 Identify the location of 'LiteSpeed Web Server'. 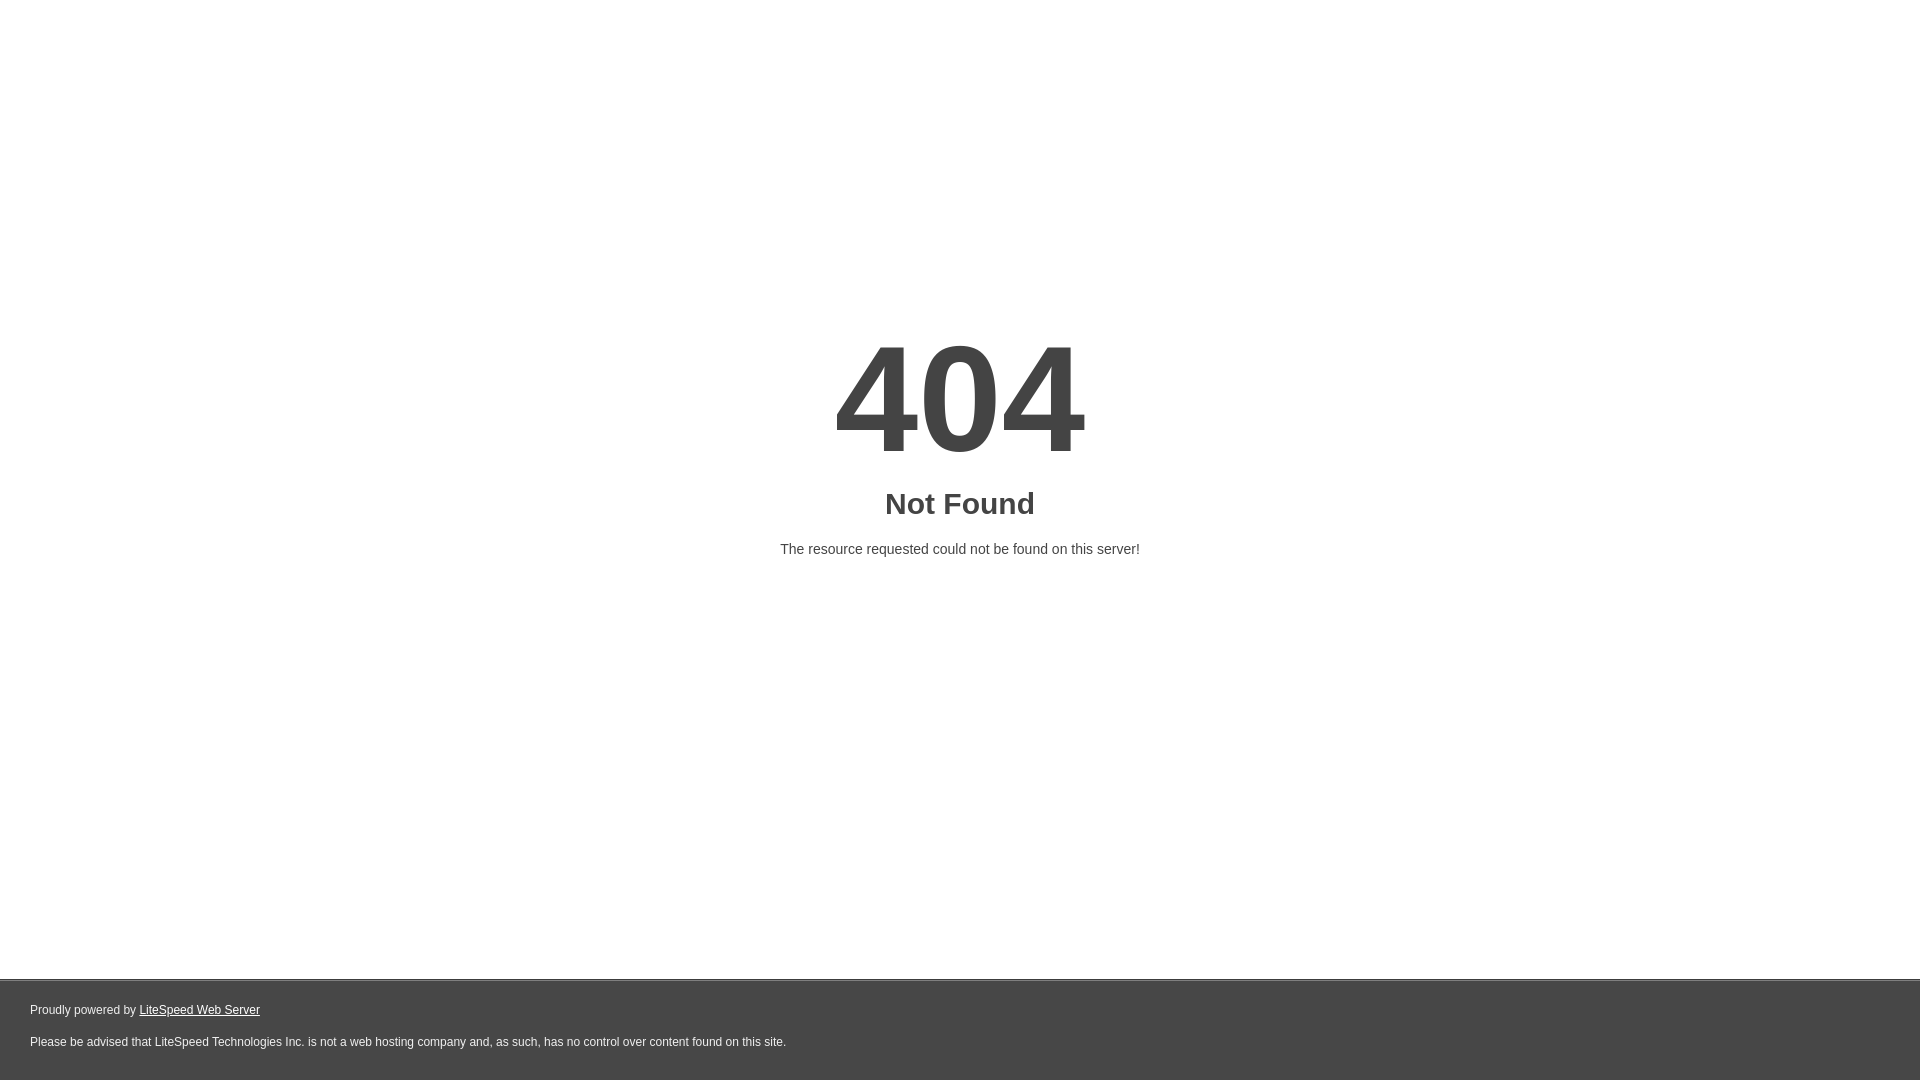
(199, 1010).